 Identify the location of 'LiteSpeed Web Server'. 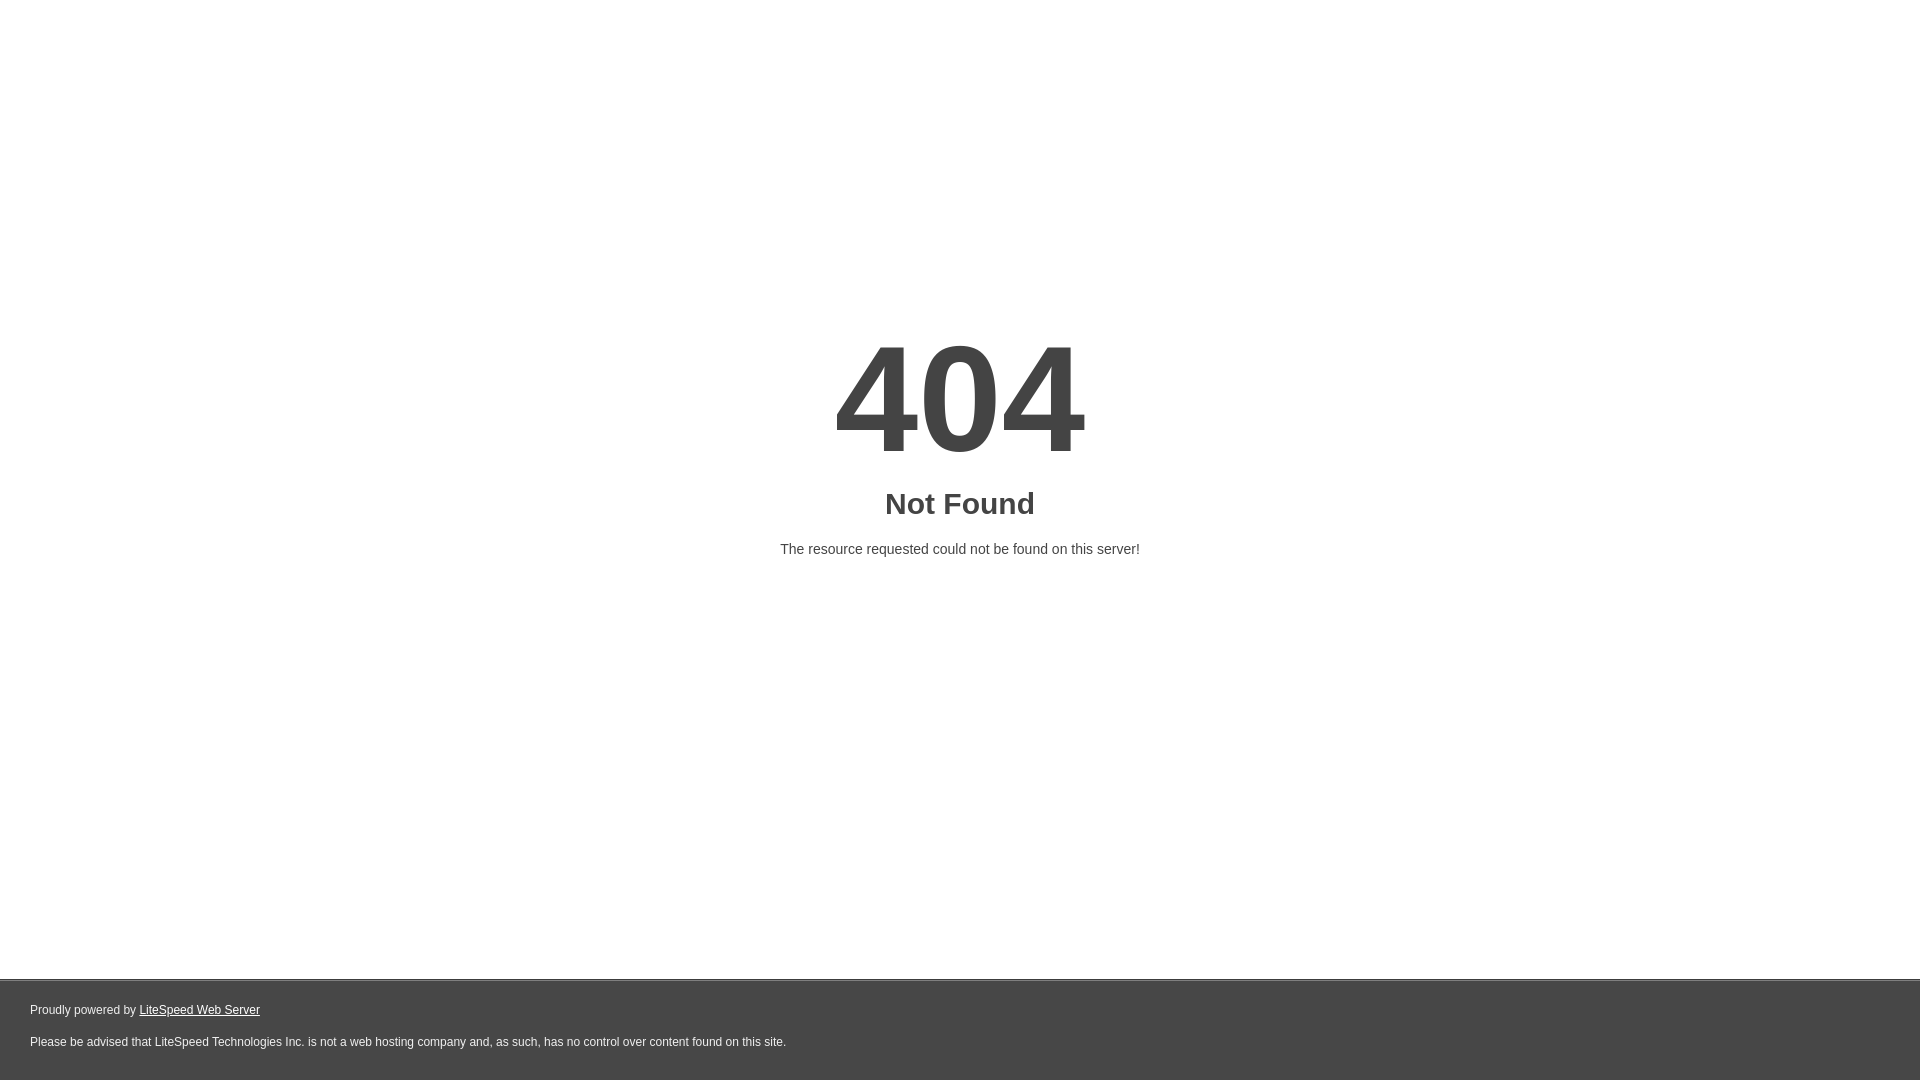
(199, 1010).